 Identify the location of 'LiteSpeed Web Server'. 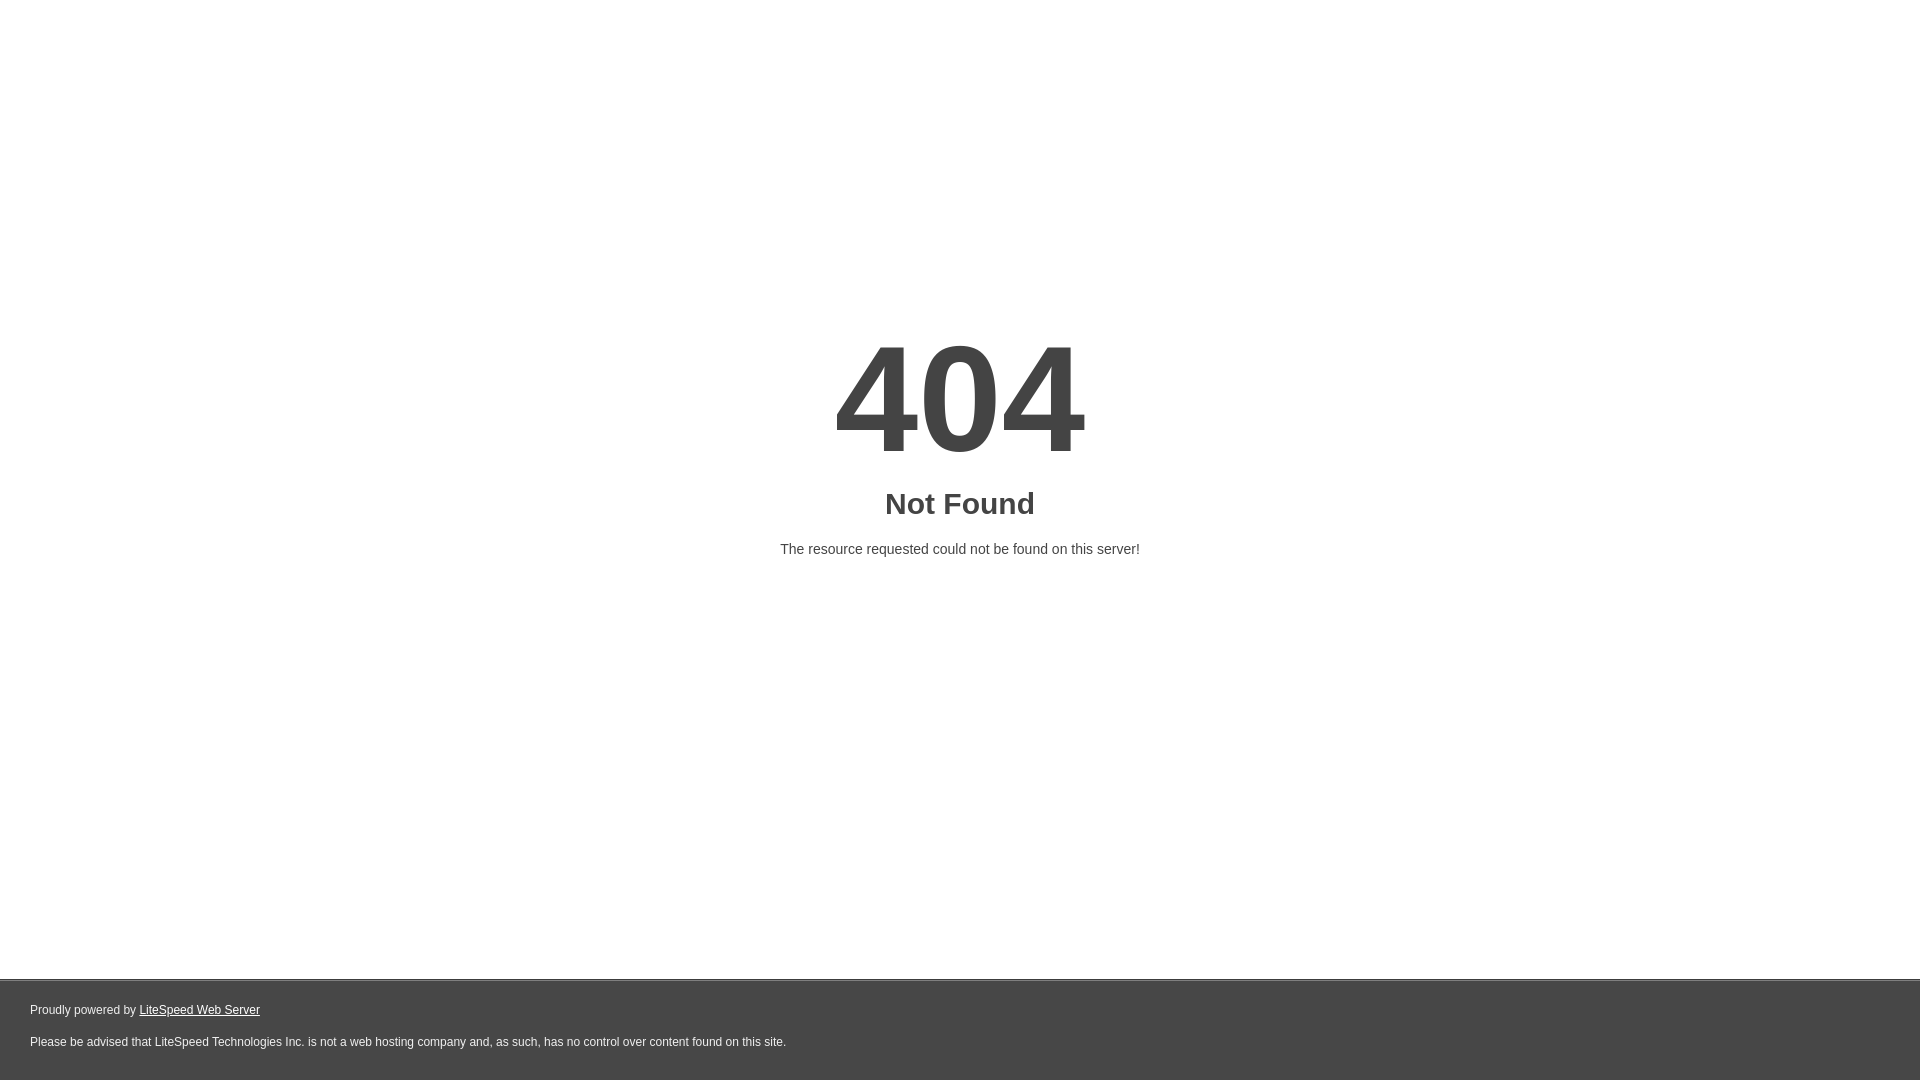
(199, 1010).